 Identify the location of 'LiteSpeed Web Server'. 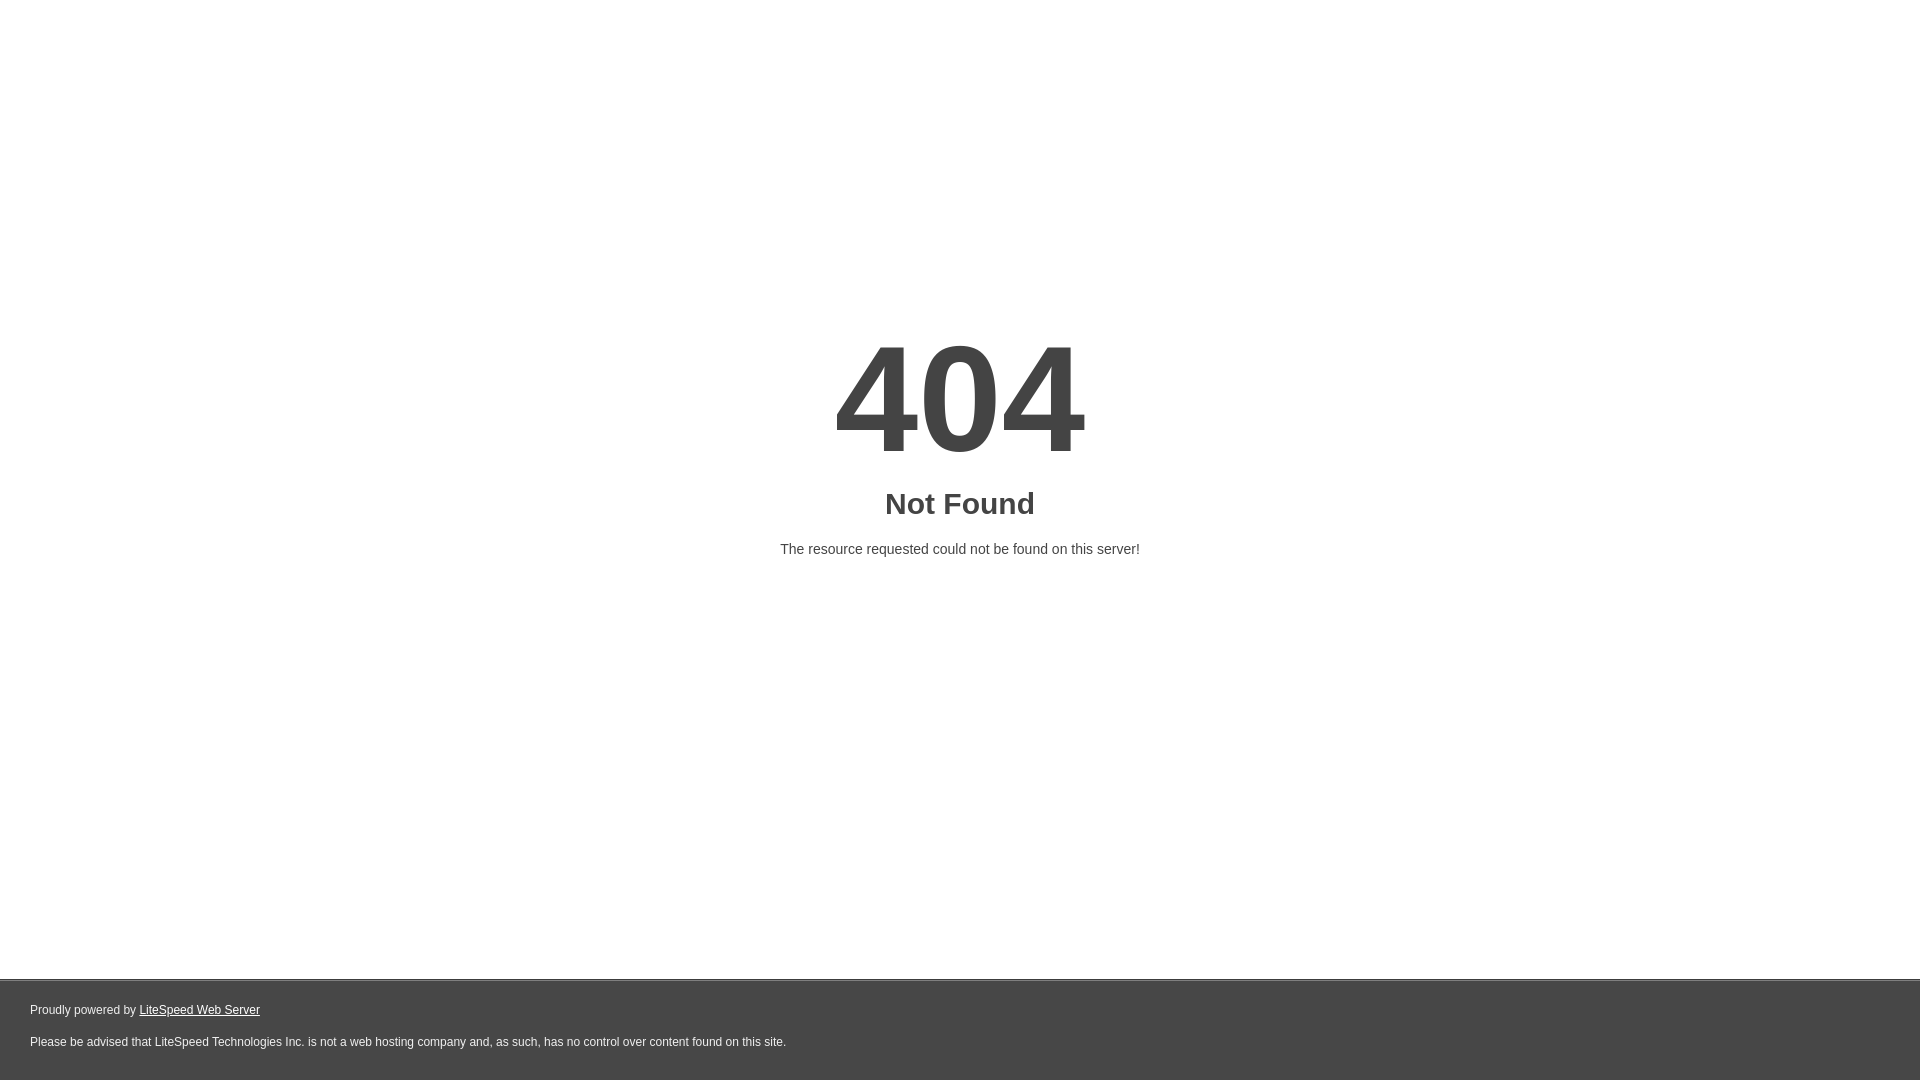
(199, 1010).